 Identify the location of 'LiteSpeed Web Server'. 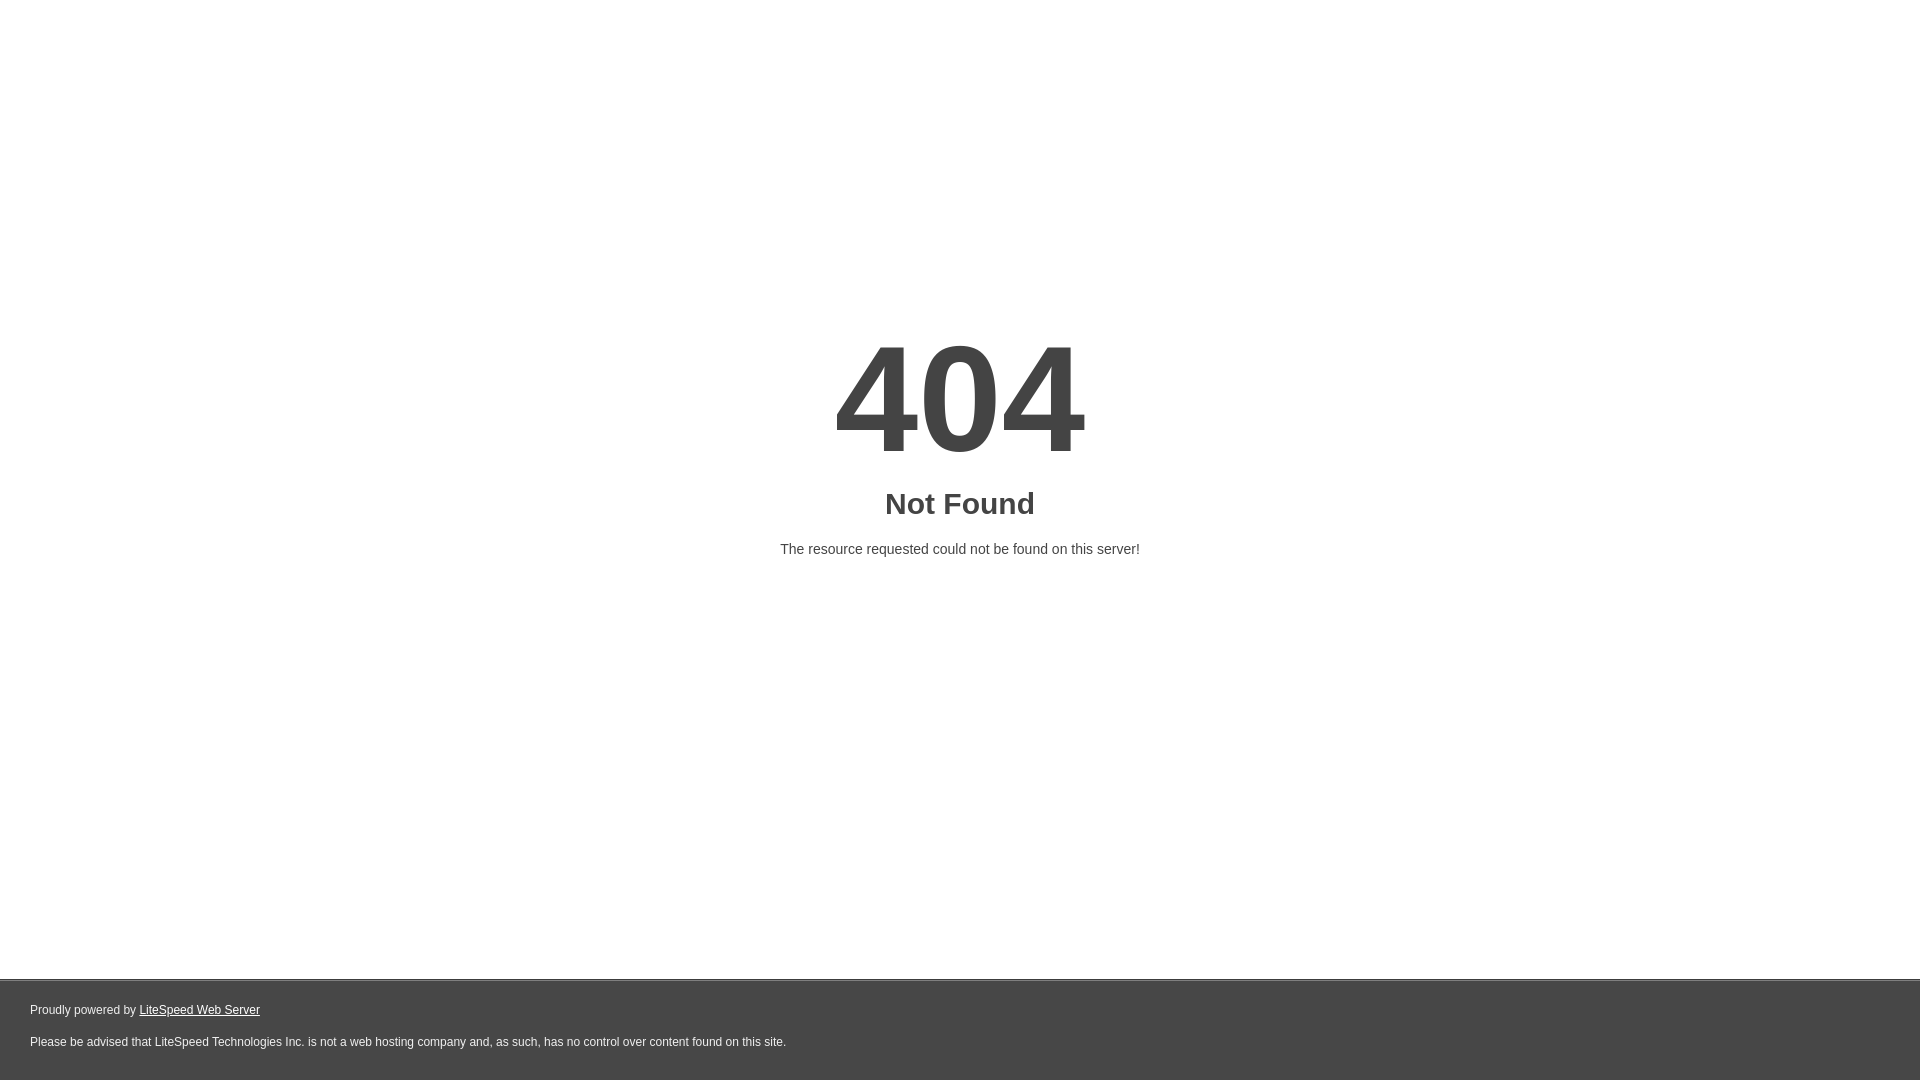
(199, 1010).